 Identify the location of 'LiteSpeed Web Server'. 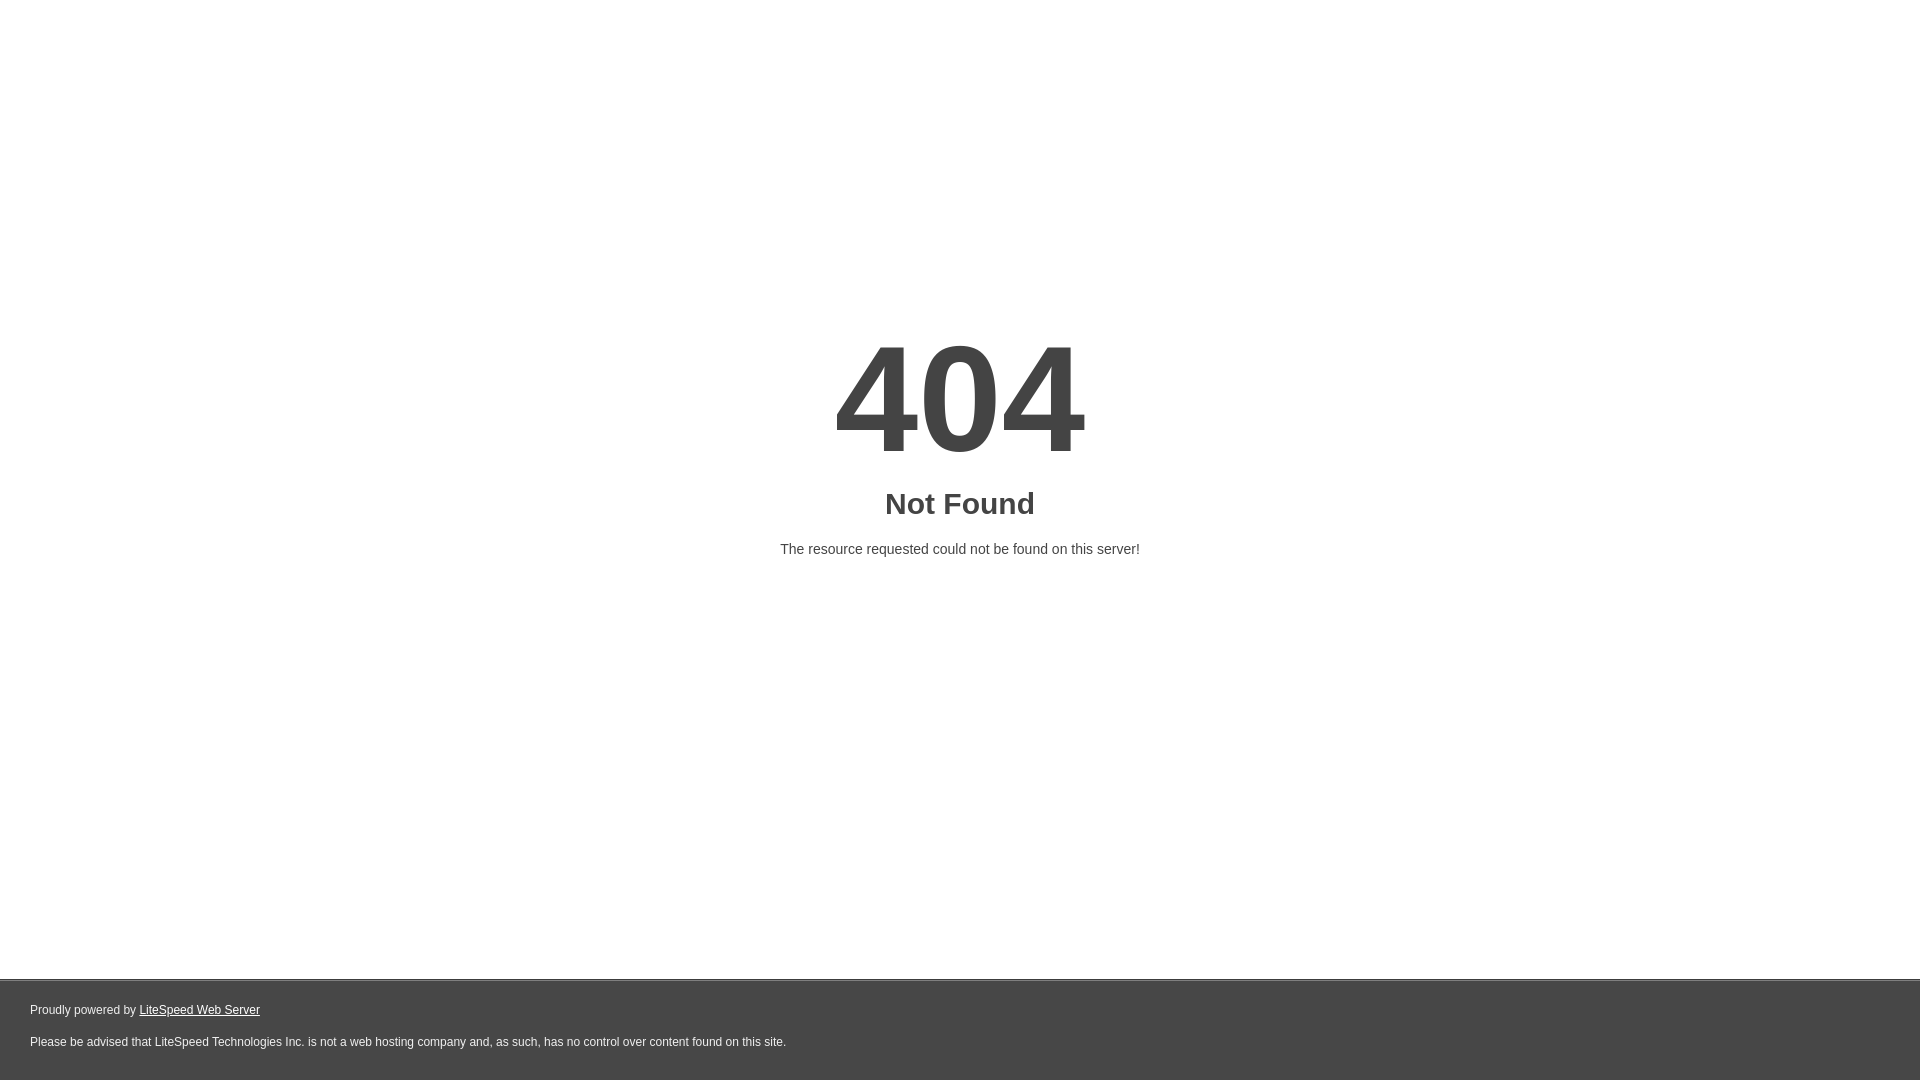
(199, 1010).